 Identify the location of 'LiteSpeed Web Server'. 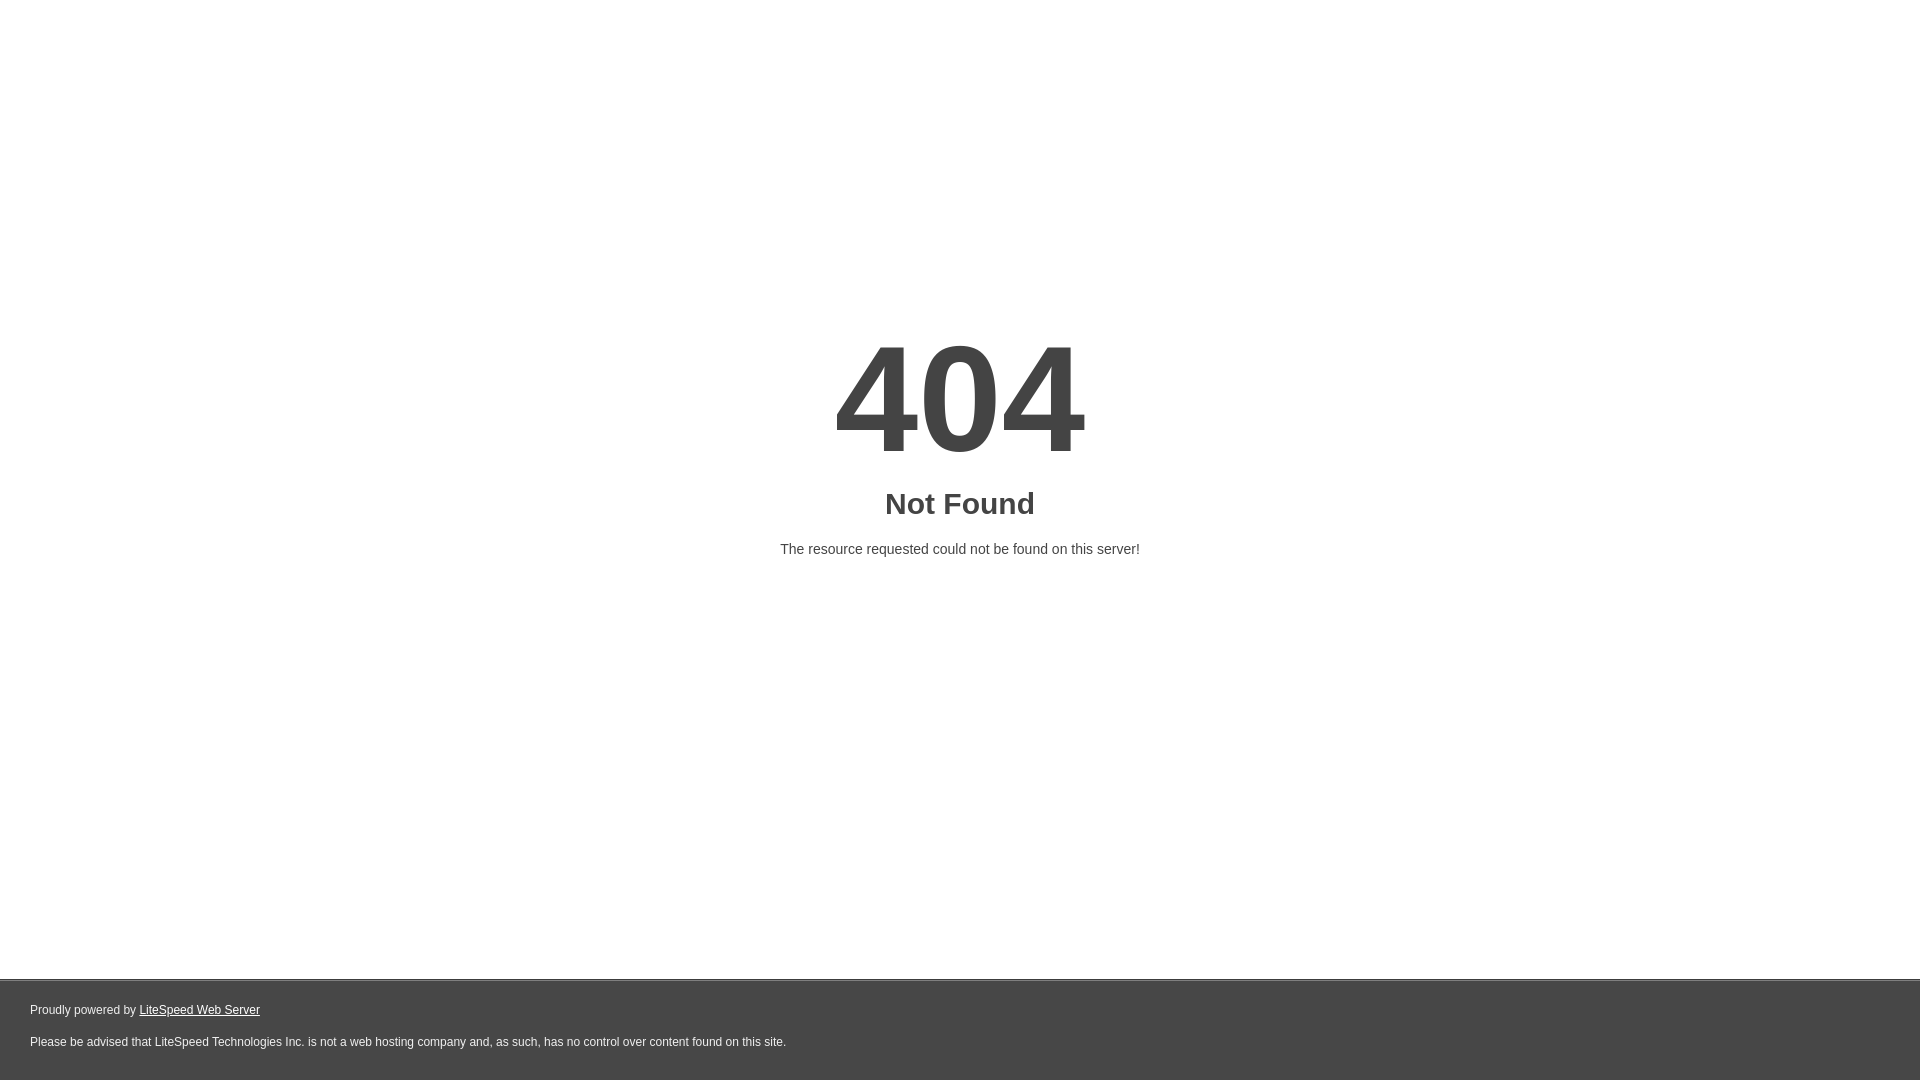
(199, 1010).